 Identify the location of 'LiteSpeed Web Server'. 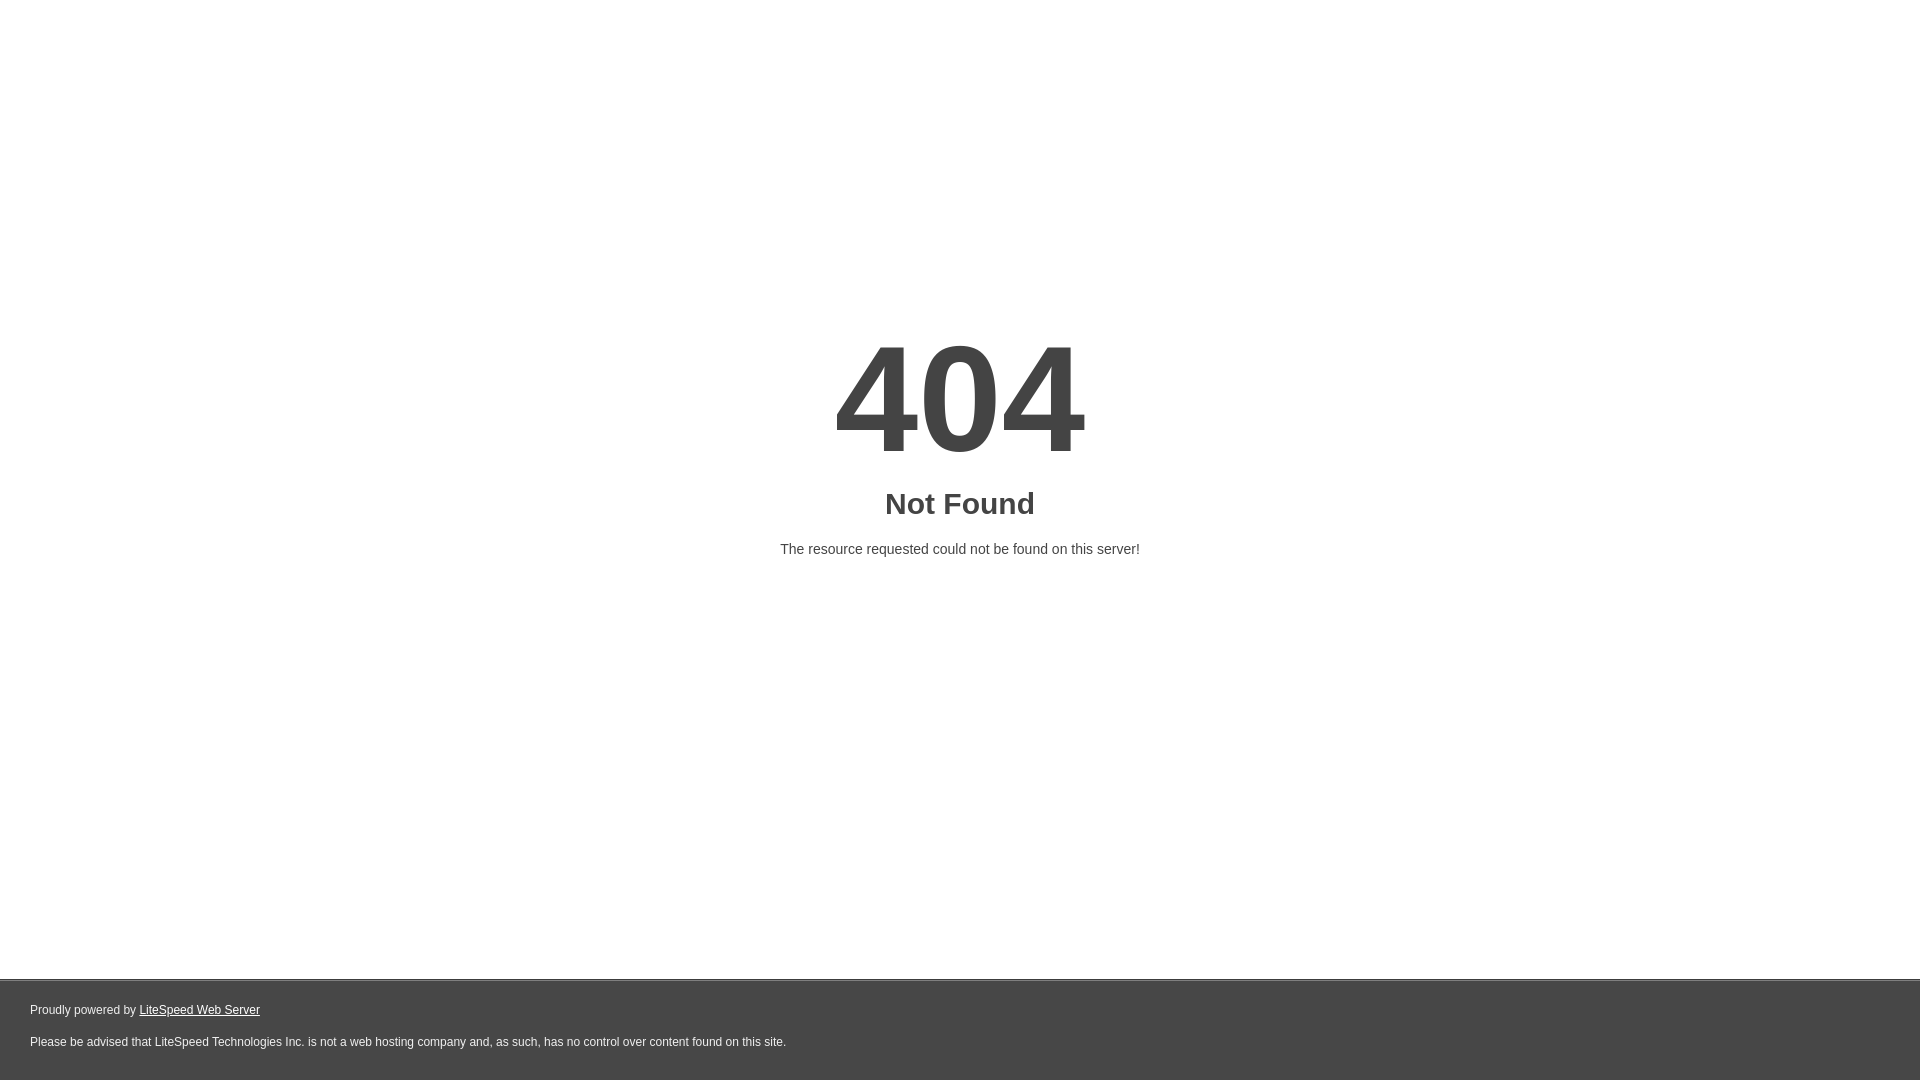
(199, 1010).